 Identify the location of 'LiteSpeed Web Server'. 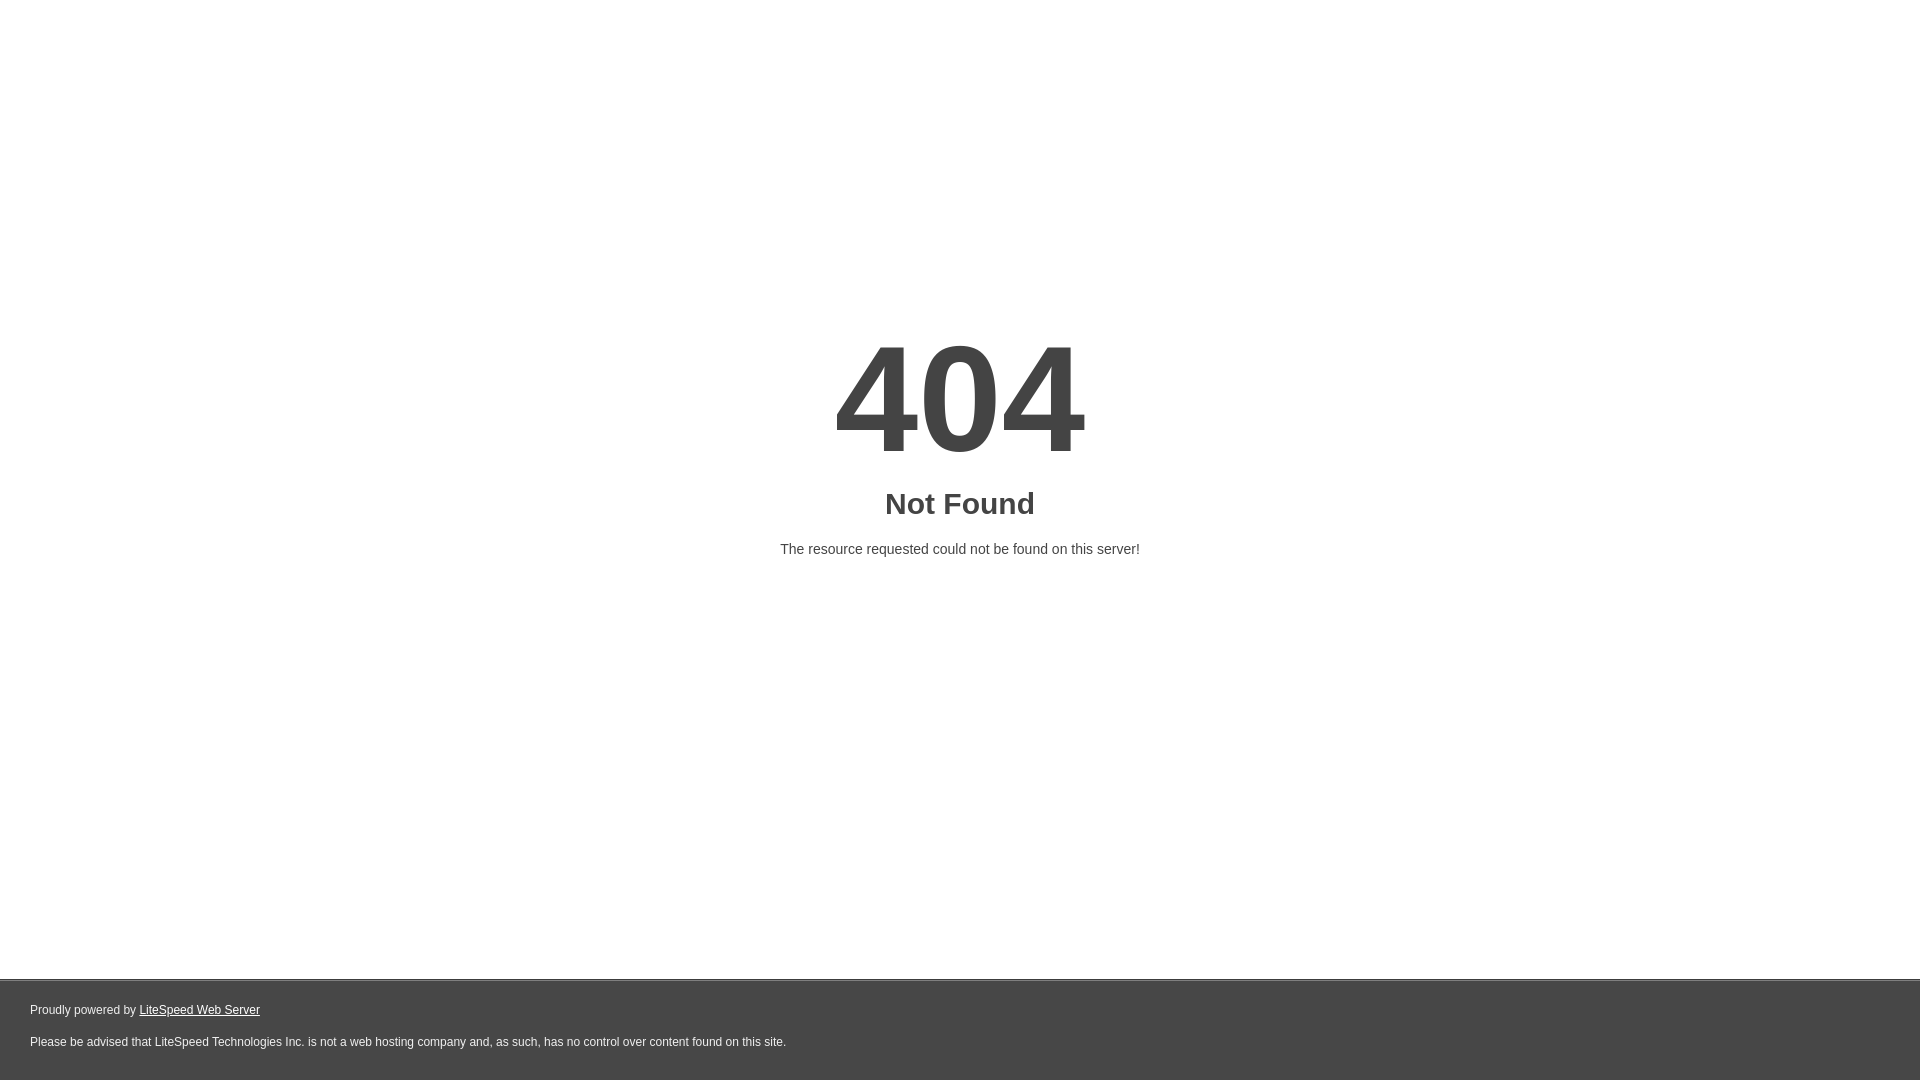
(199, 1010).